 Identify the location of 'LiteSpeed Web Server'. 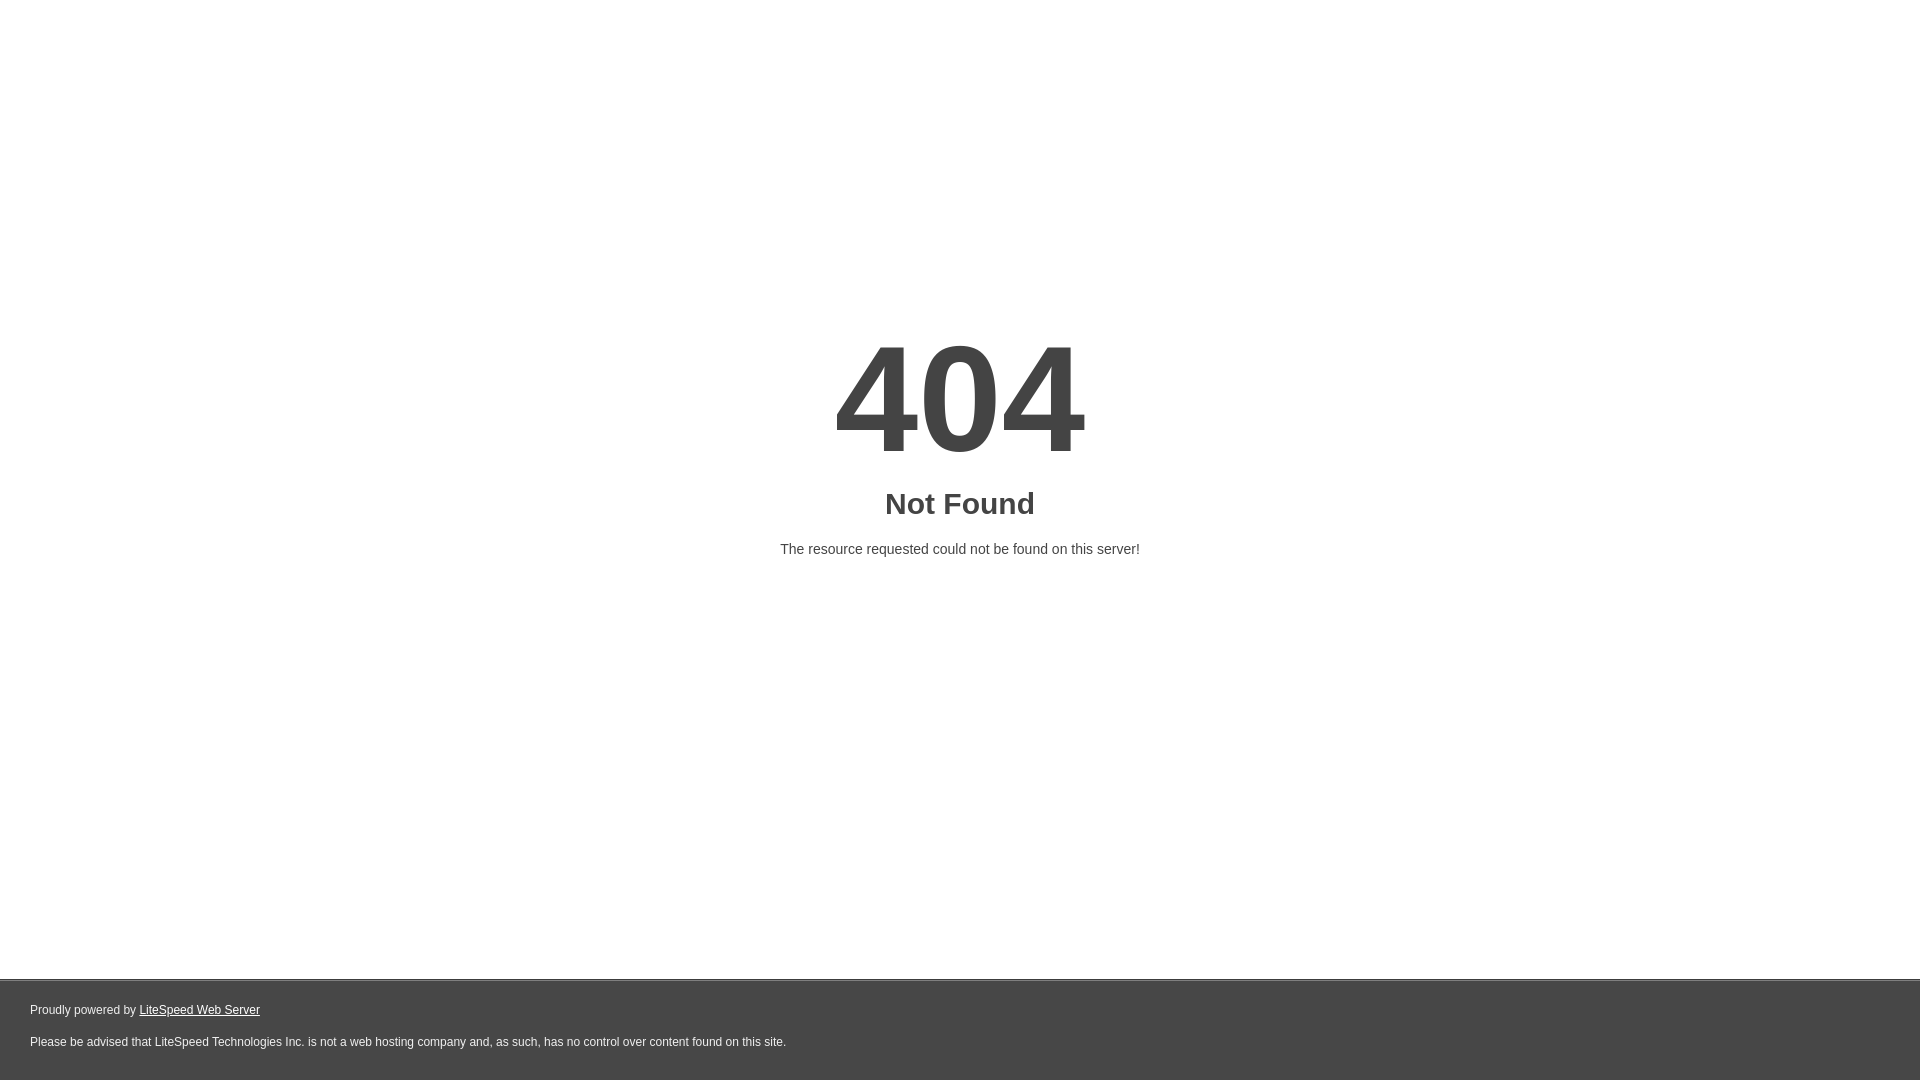
(199, 1010).